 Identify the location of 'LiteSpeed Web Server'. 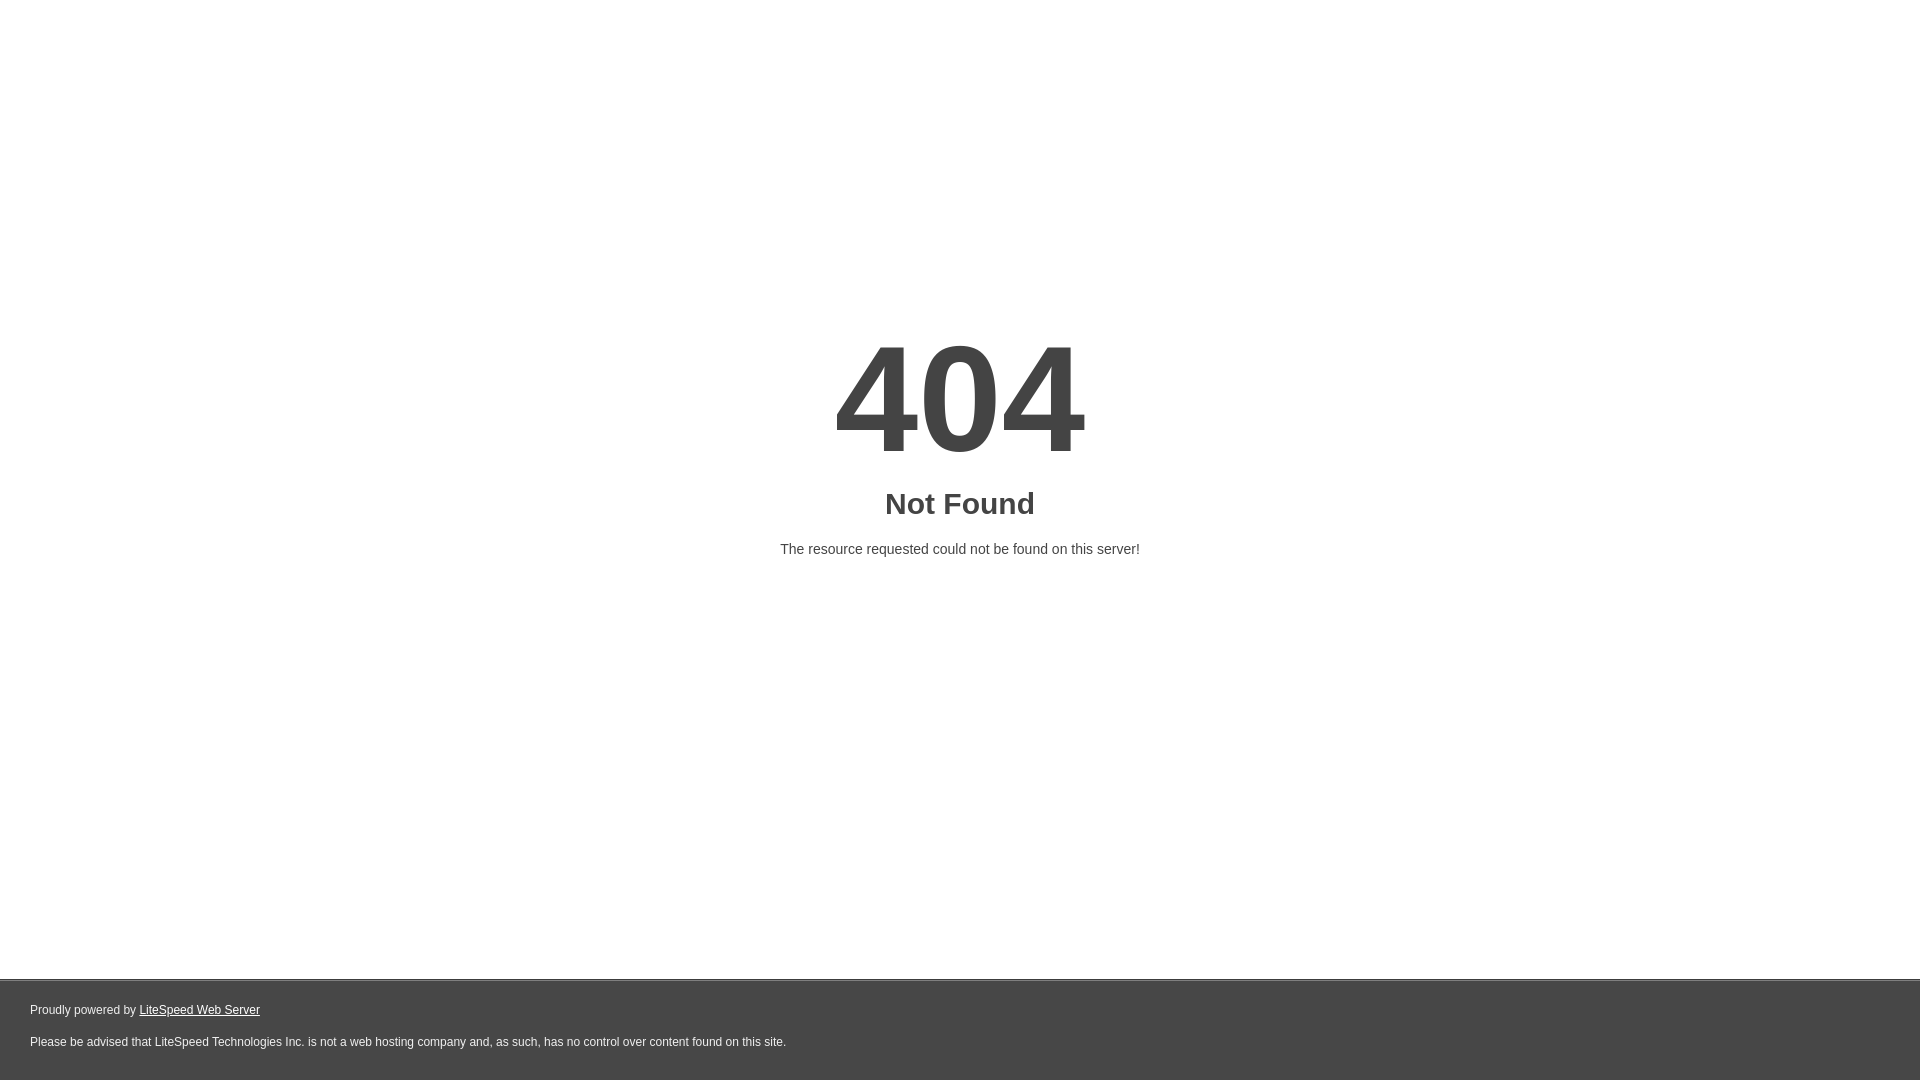
(199, 1010).